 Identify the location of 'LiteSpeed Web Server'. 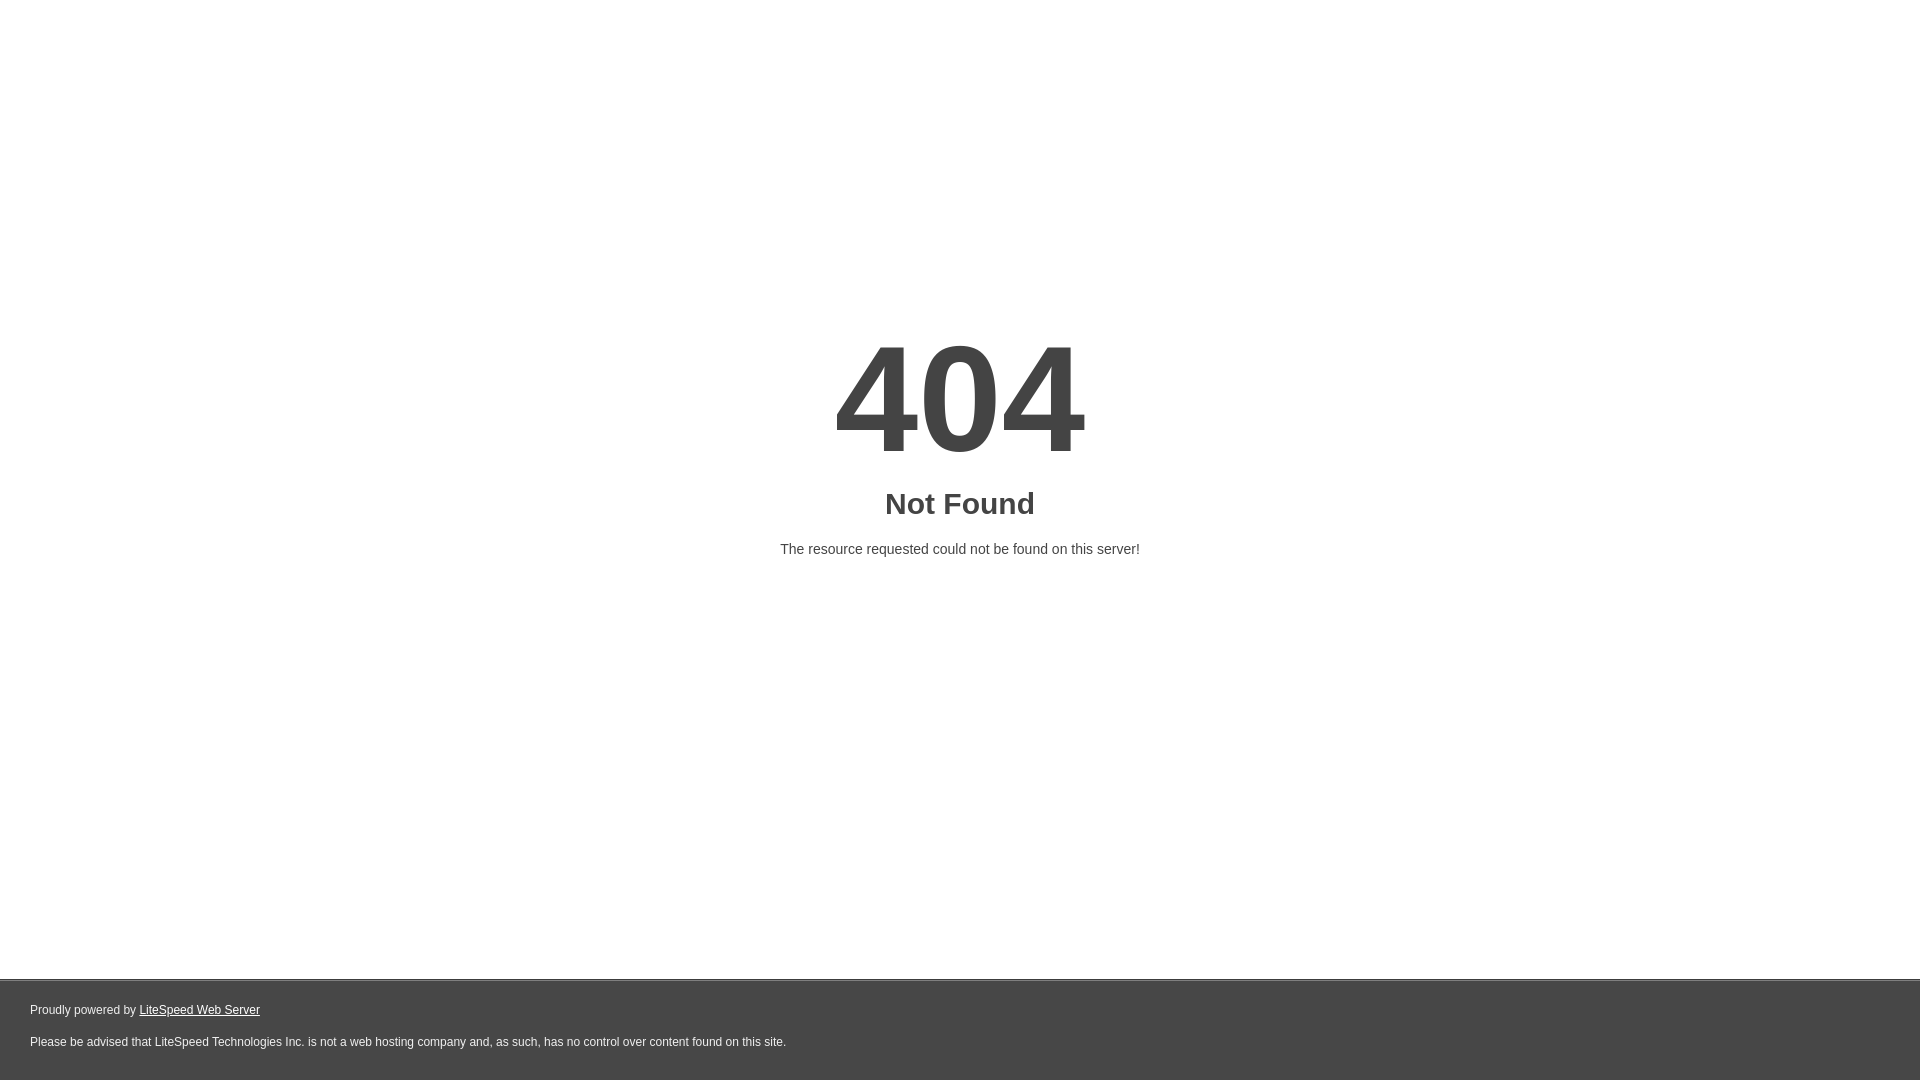
(199, 1010).